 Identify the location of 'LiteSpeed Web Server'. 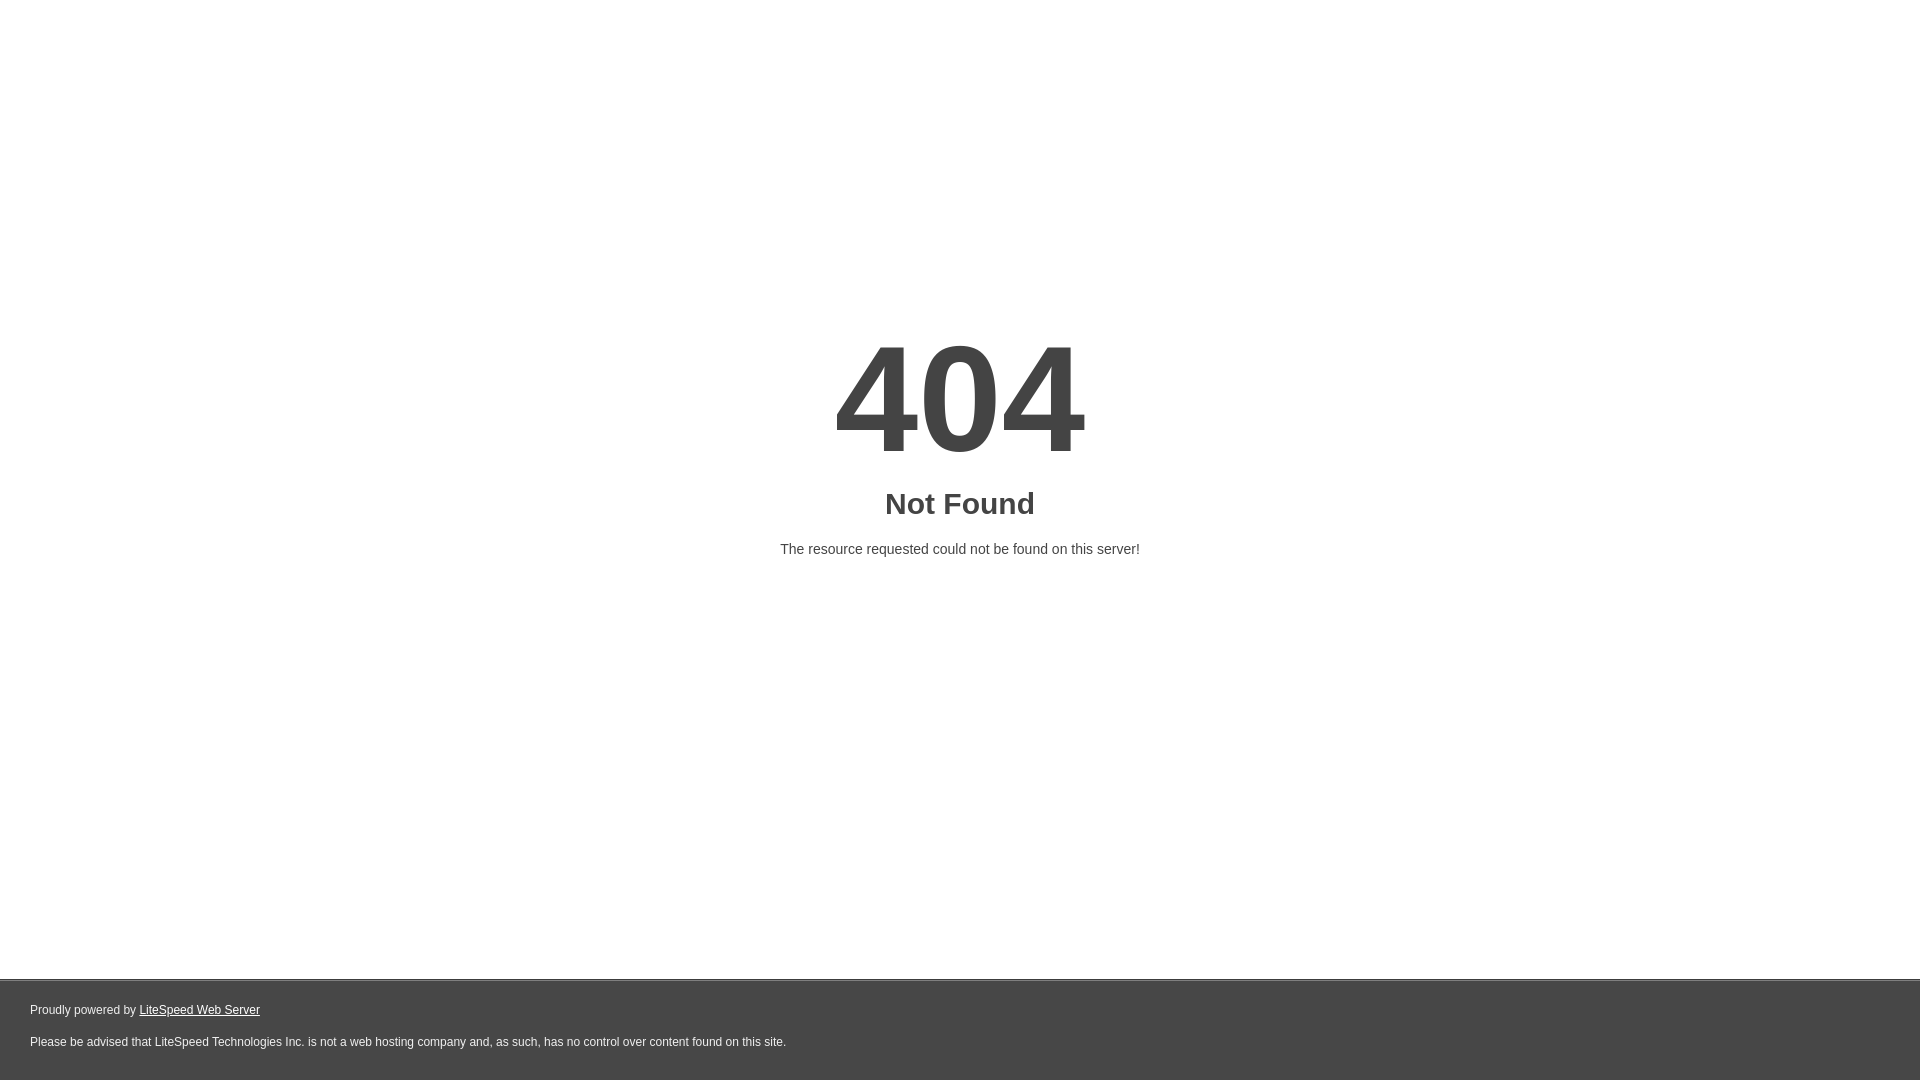
(199, 1010).